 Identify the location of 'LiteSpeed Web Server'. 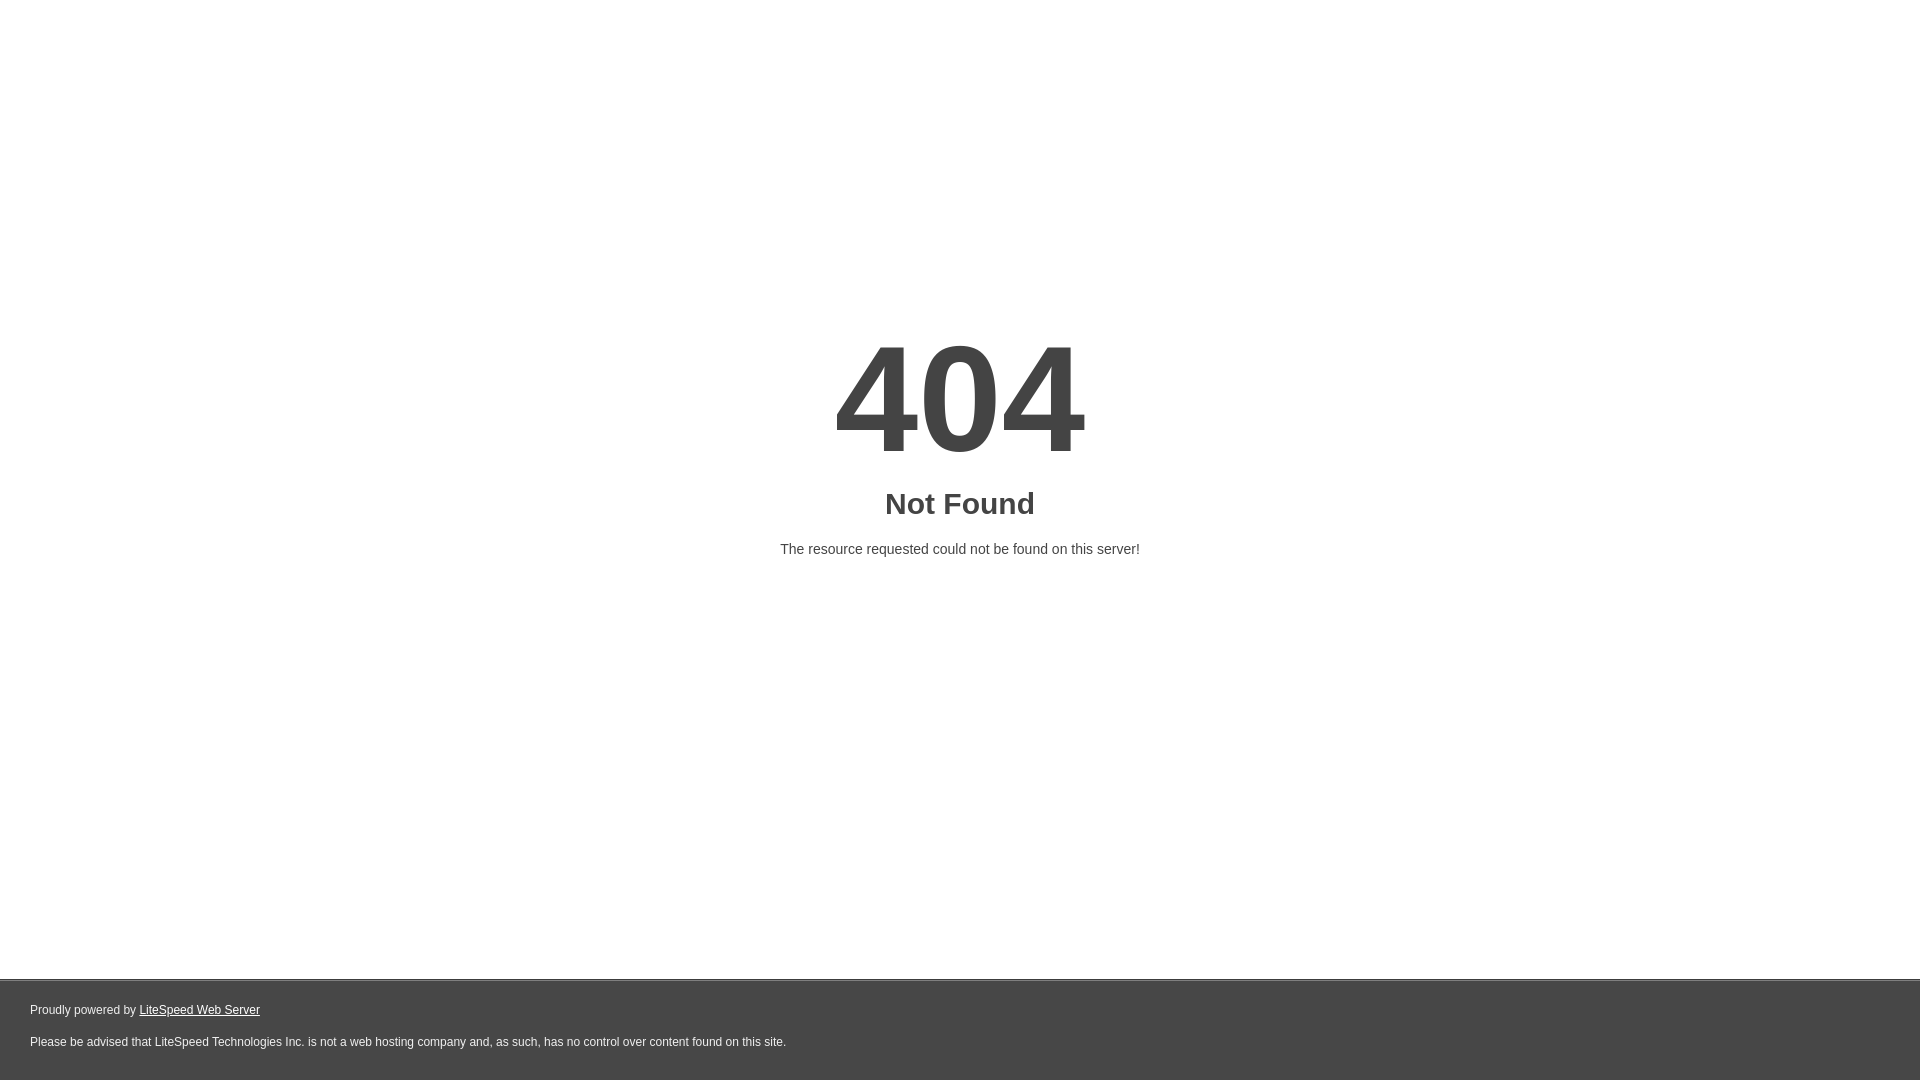
(199, 1010).